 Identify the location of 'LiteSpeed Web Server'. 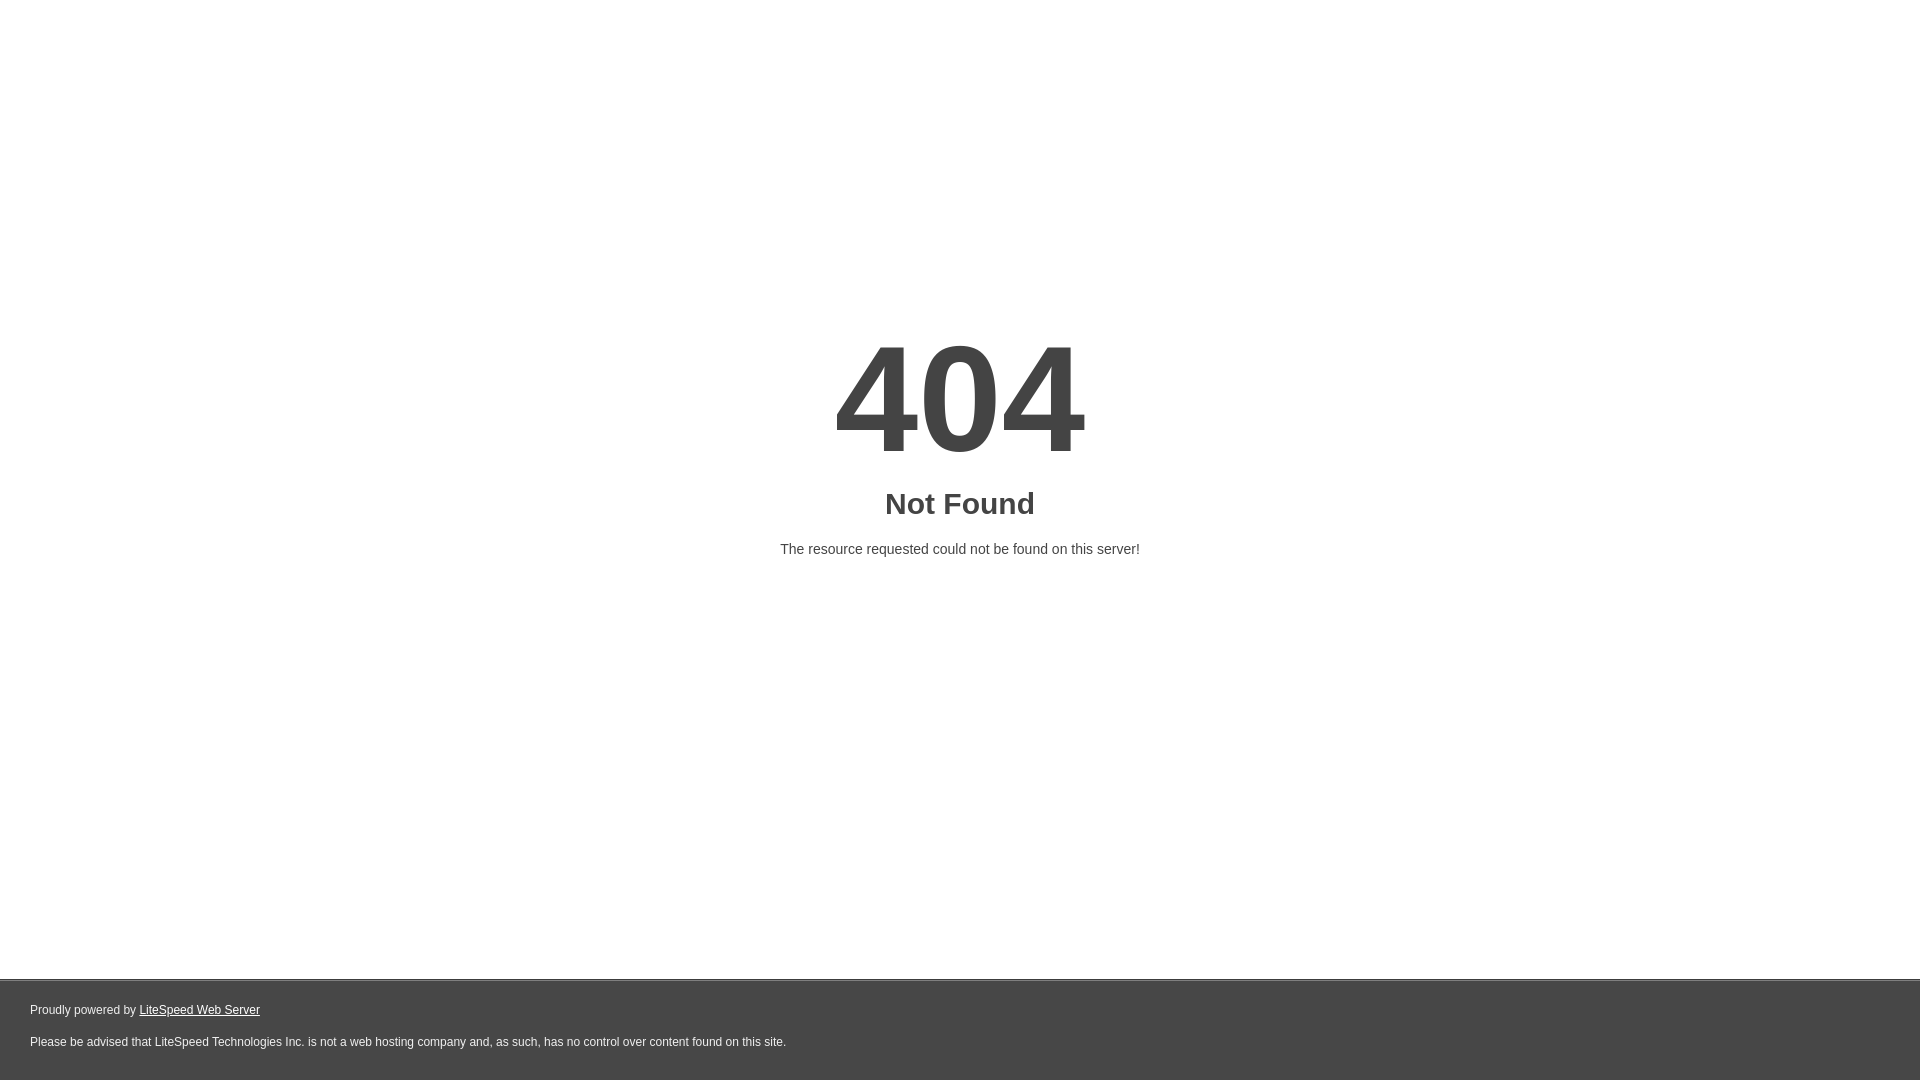
(199, 1010).